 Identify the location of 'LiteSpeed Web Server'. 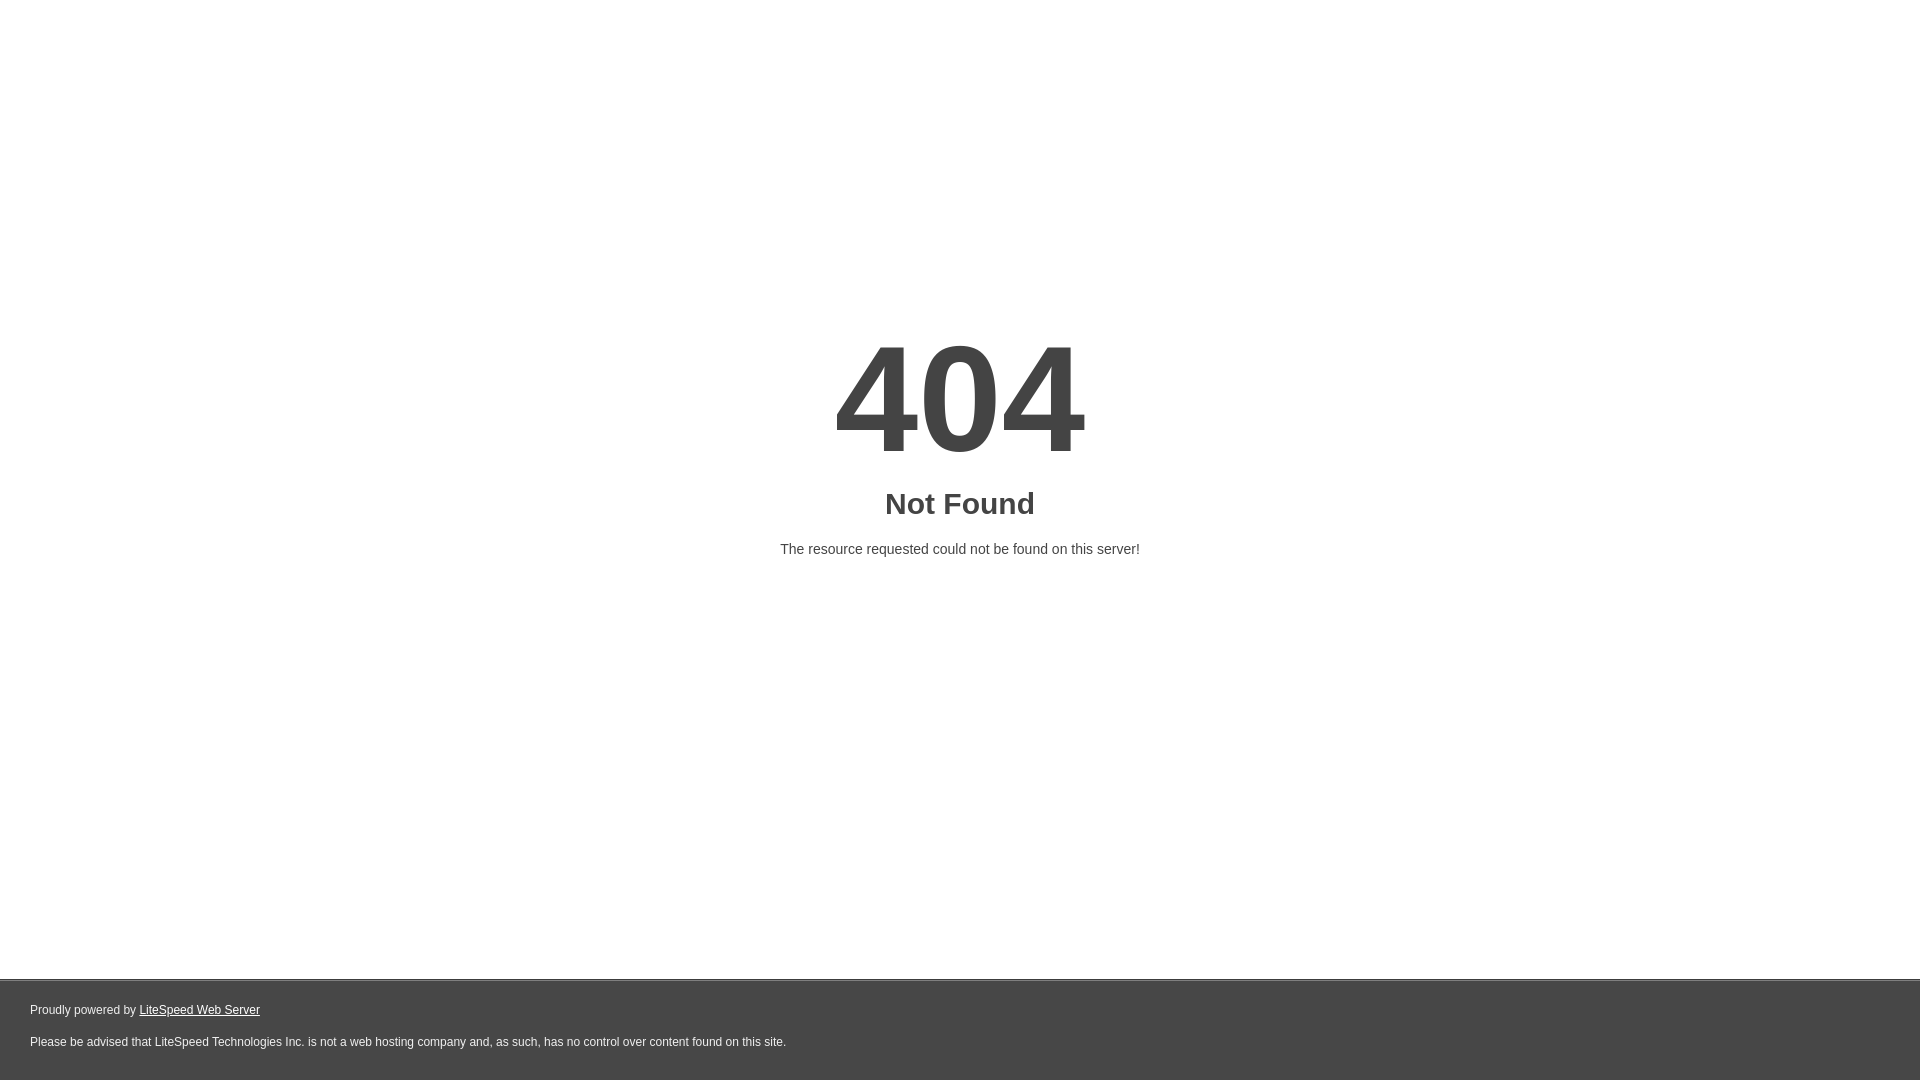
(199, 1010).